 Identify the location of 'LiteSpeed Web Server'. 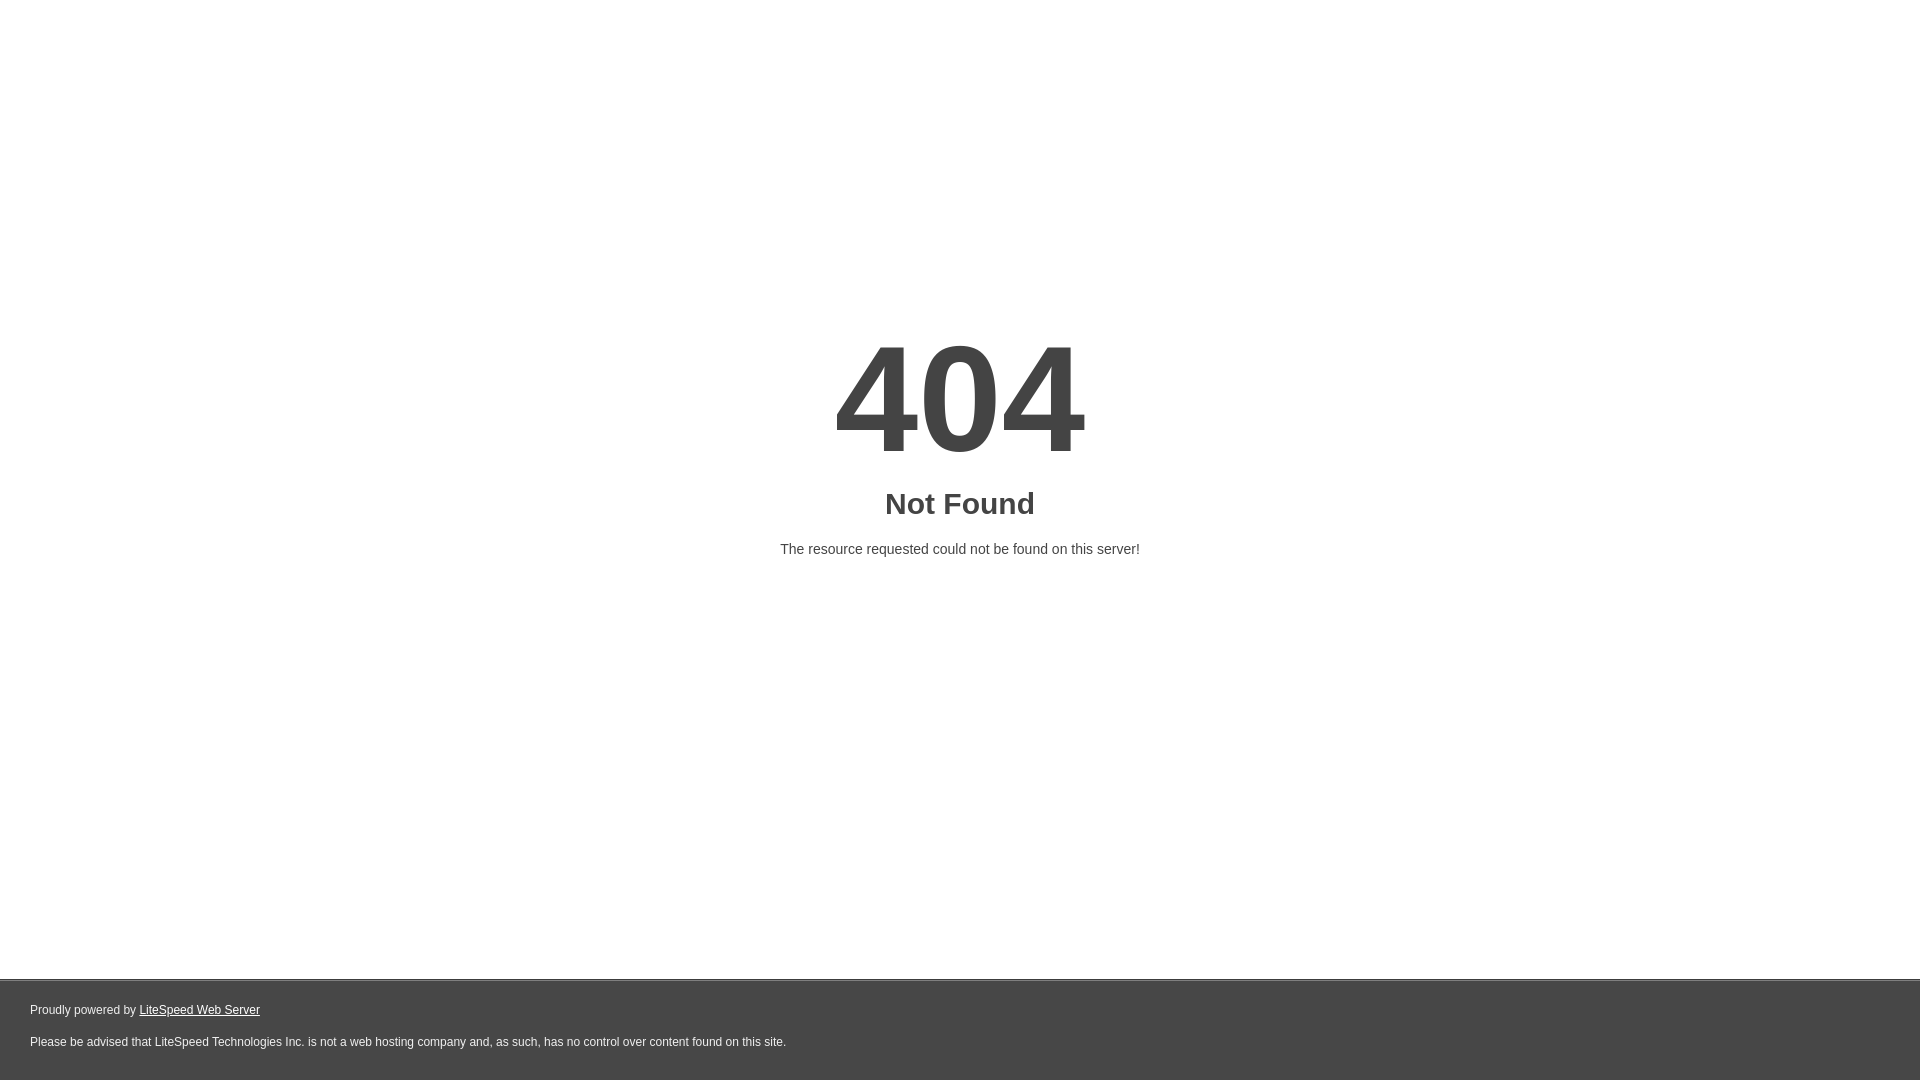
(199, 1010).